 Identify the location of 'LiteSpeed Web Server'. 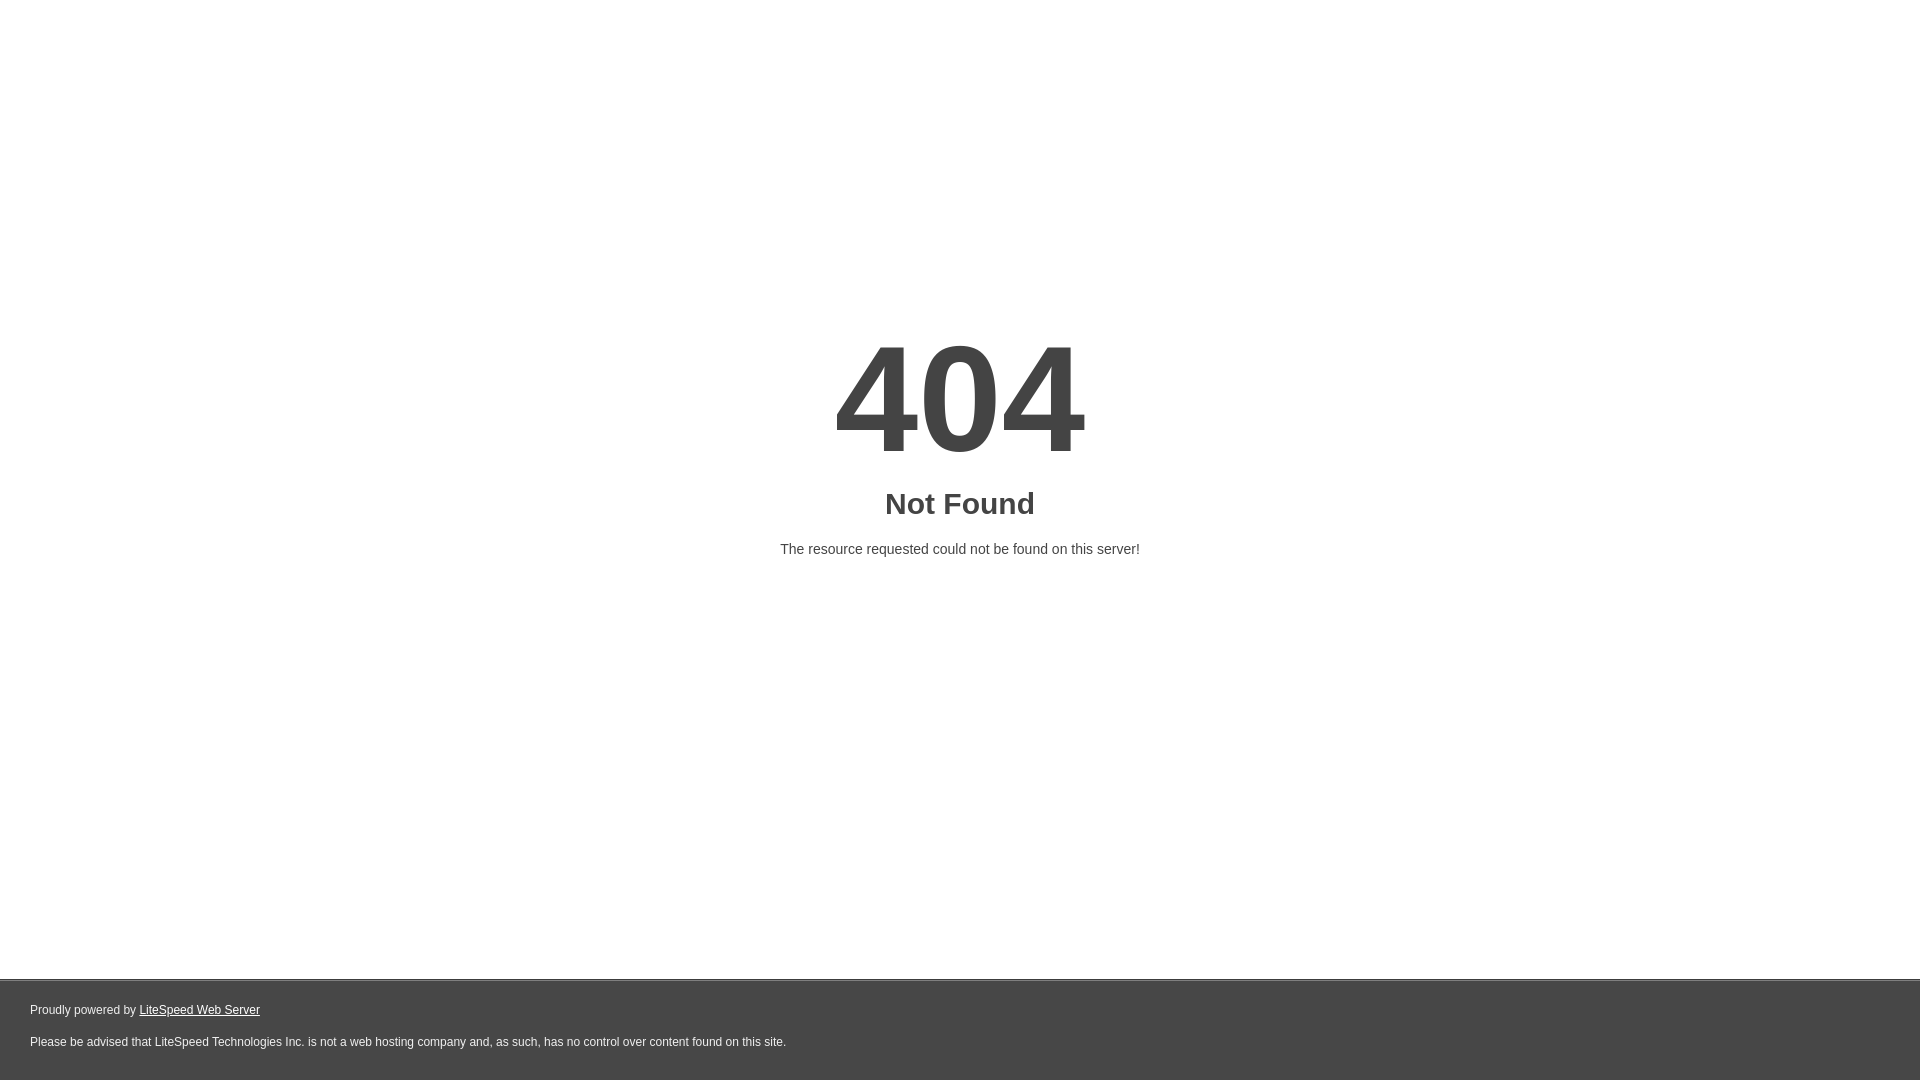
(199, 1010).